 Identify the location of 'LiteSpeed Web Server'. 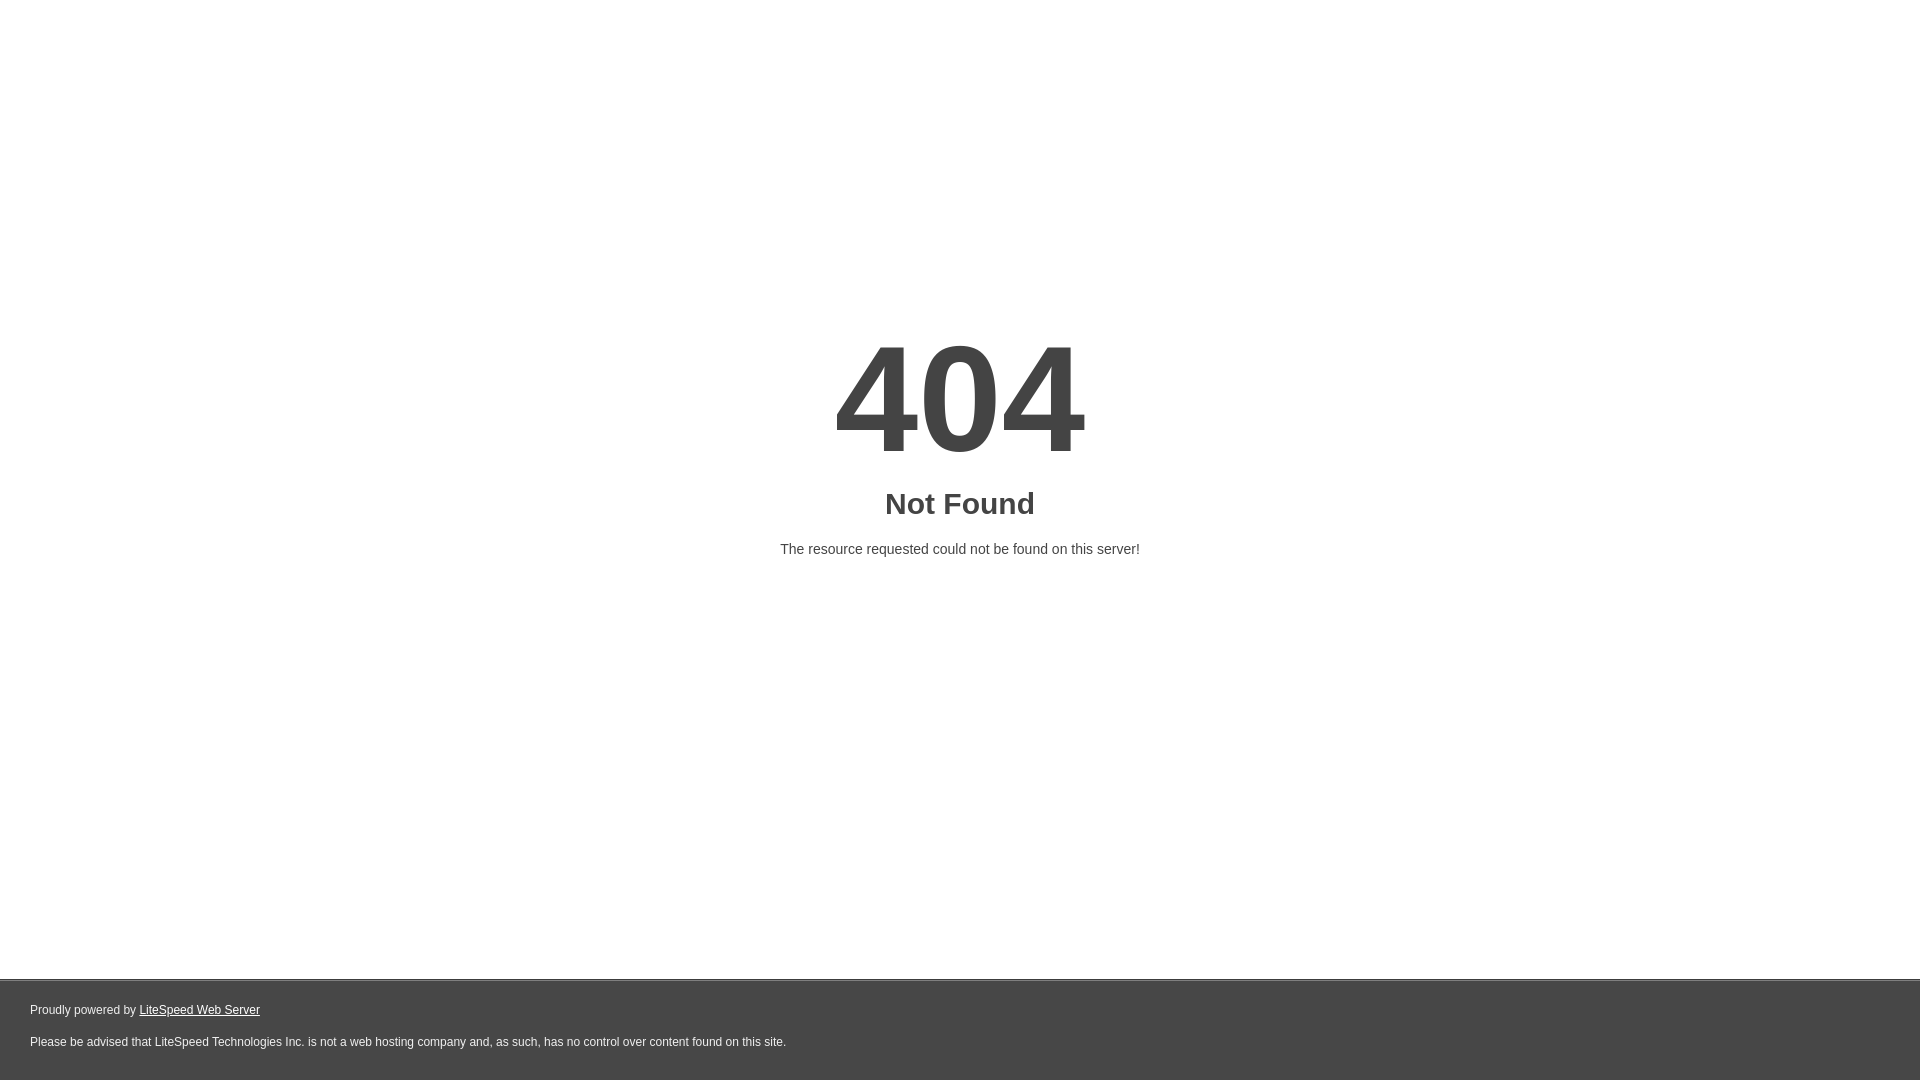
(199, 1010).